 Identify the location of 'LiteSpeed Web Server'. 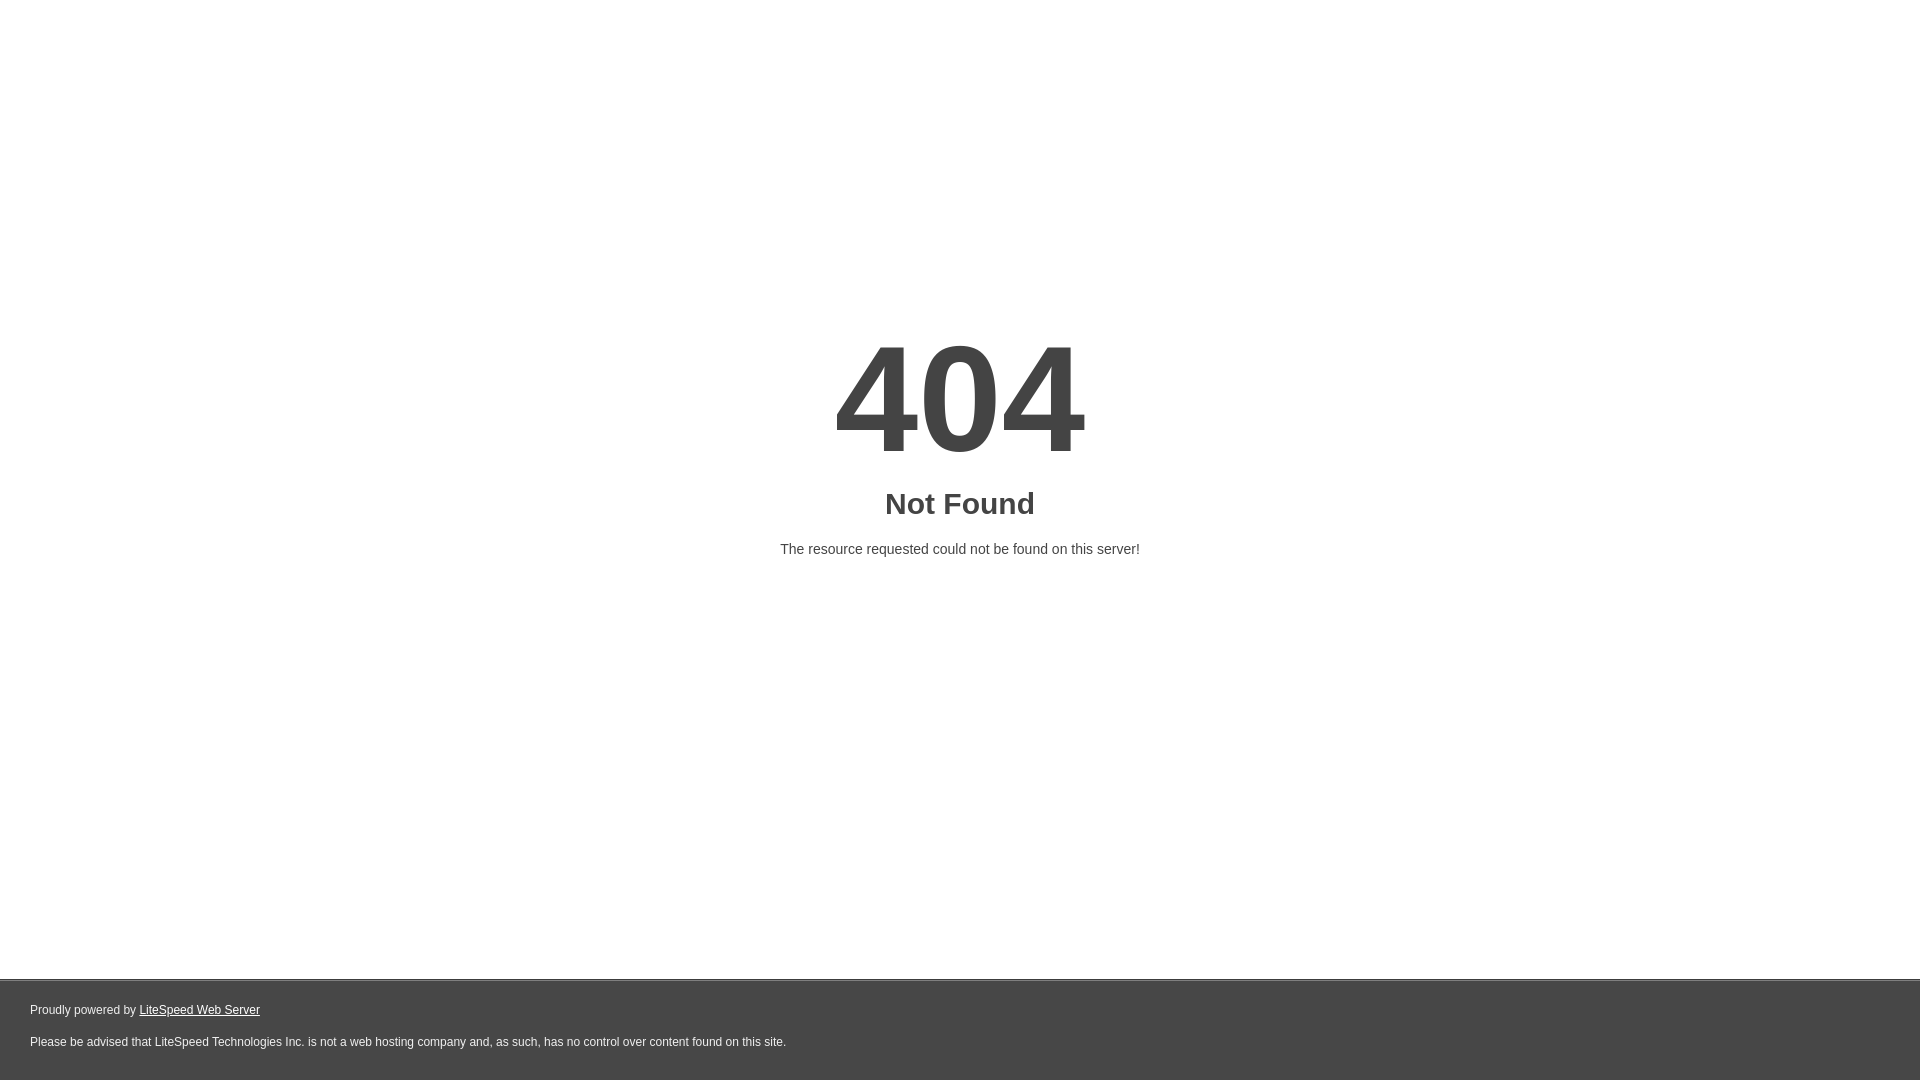
(199, 1010).